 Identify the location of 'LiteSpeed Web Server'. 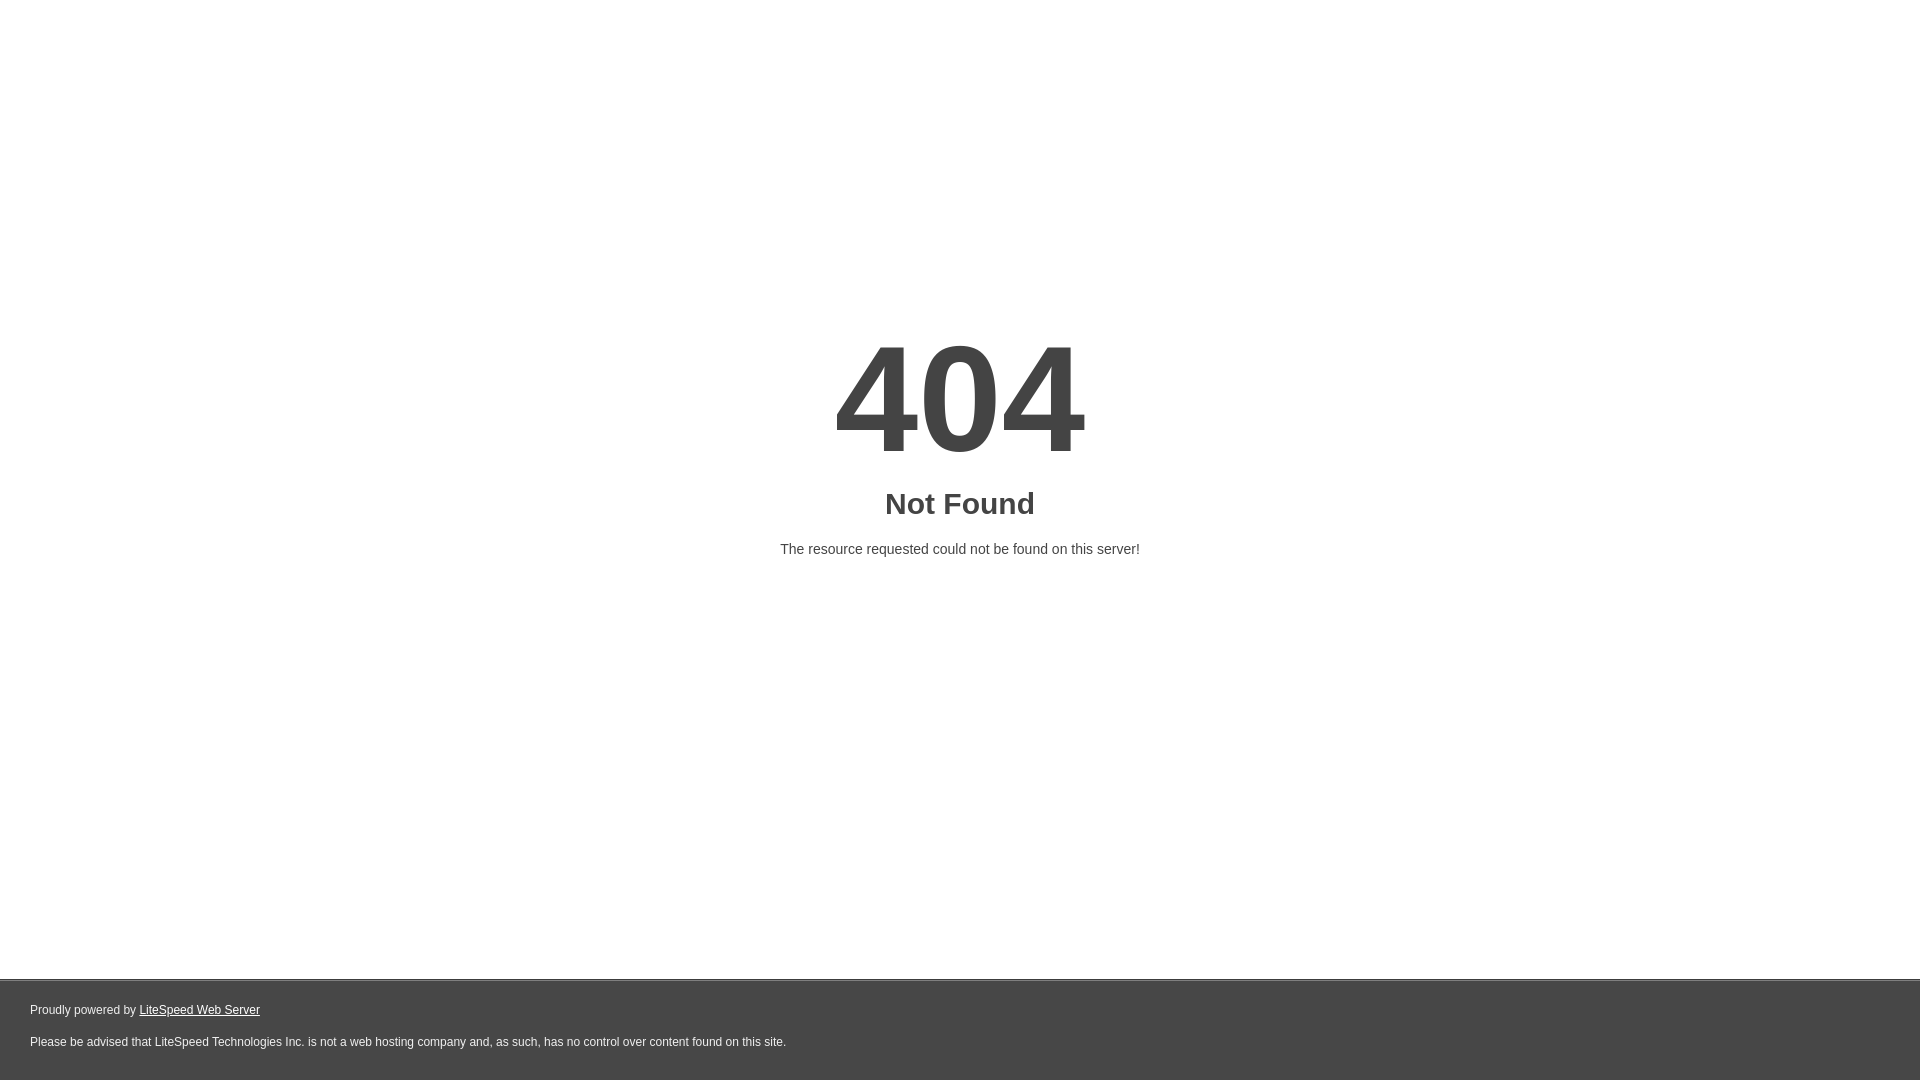
(199, 1010).